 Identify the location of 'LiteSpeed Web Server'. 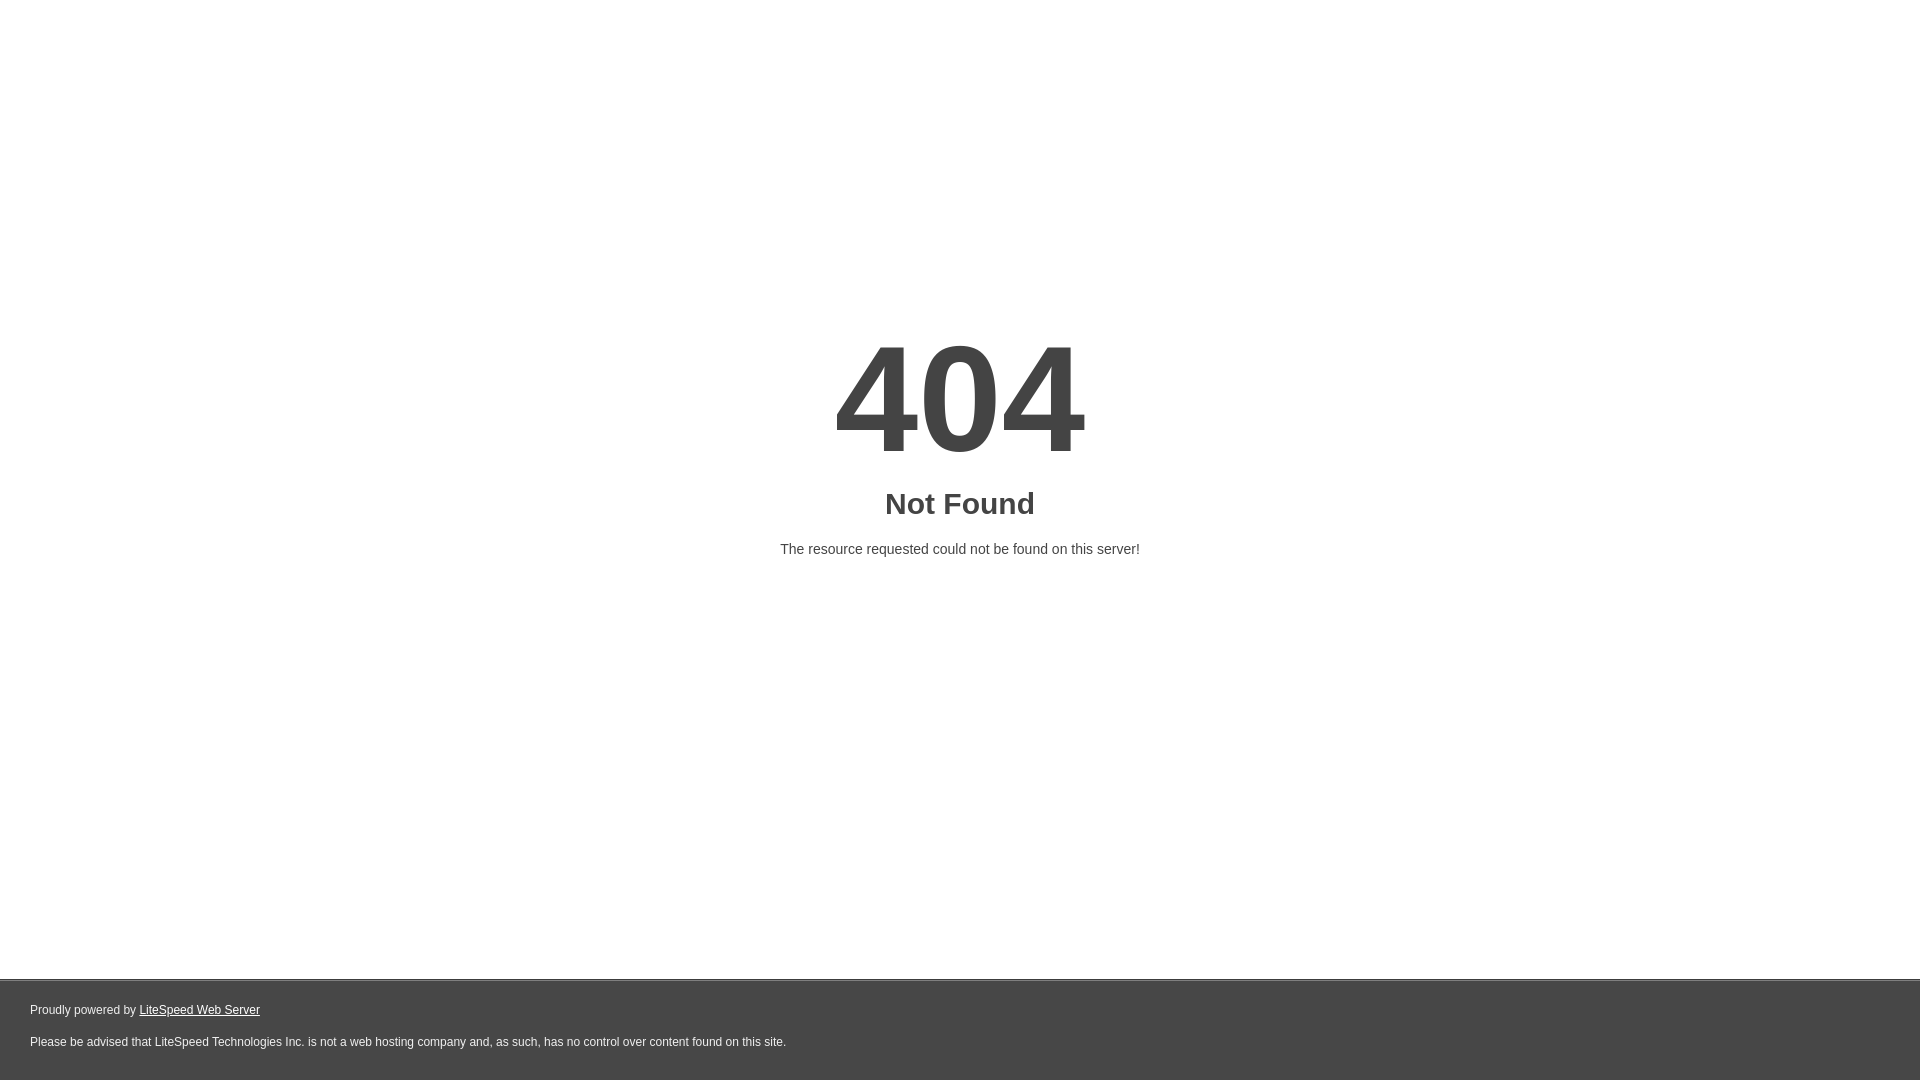
(199, 1010).